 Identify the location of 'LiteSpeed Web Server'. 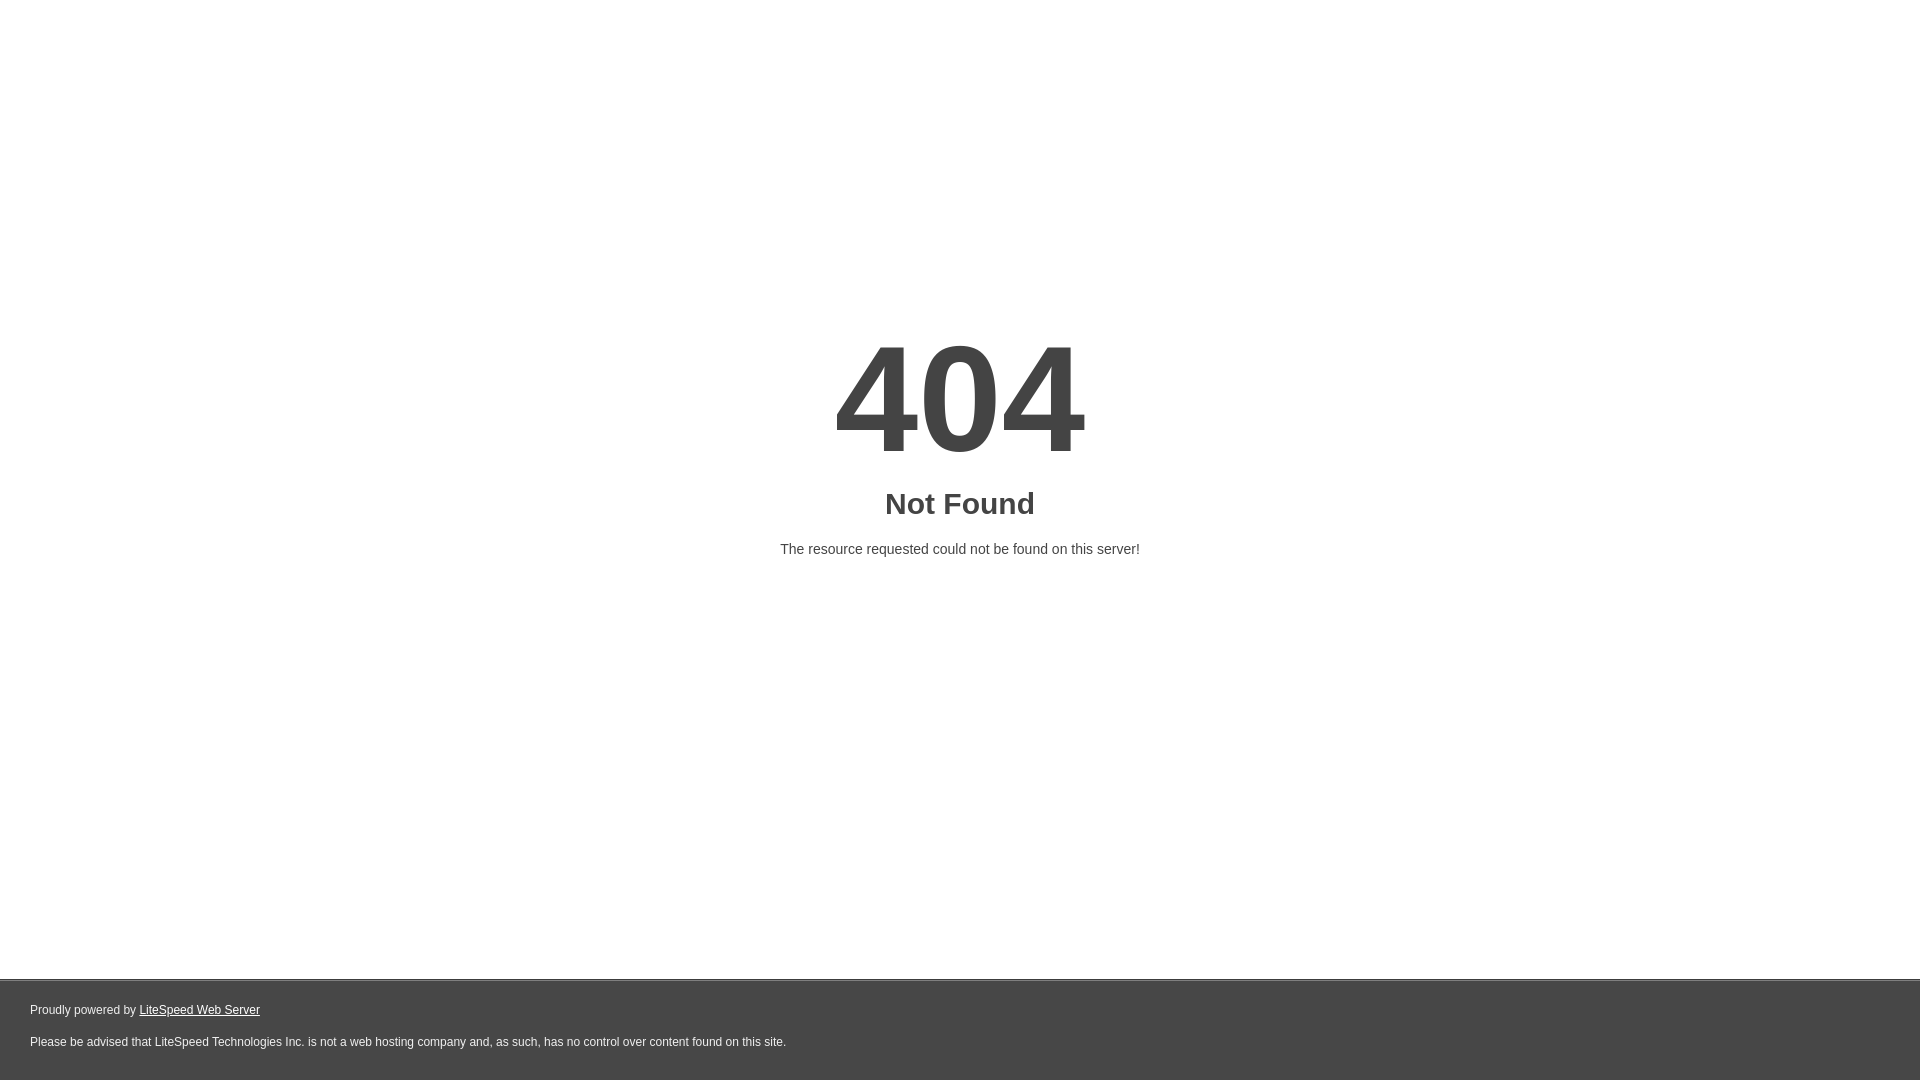
(199, 1010).